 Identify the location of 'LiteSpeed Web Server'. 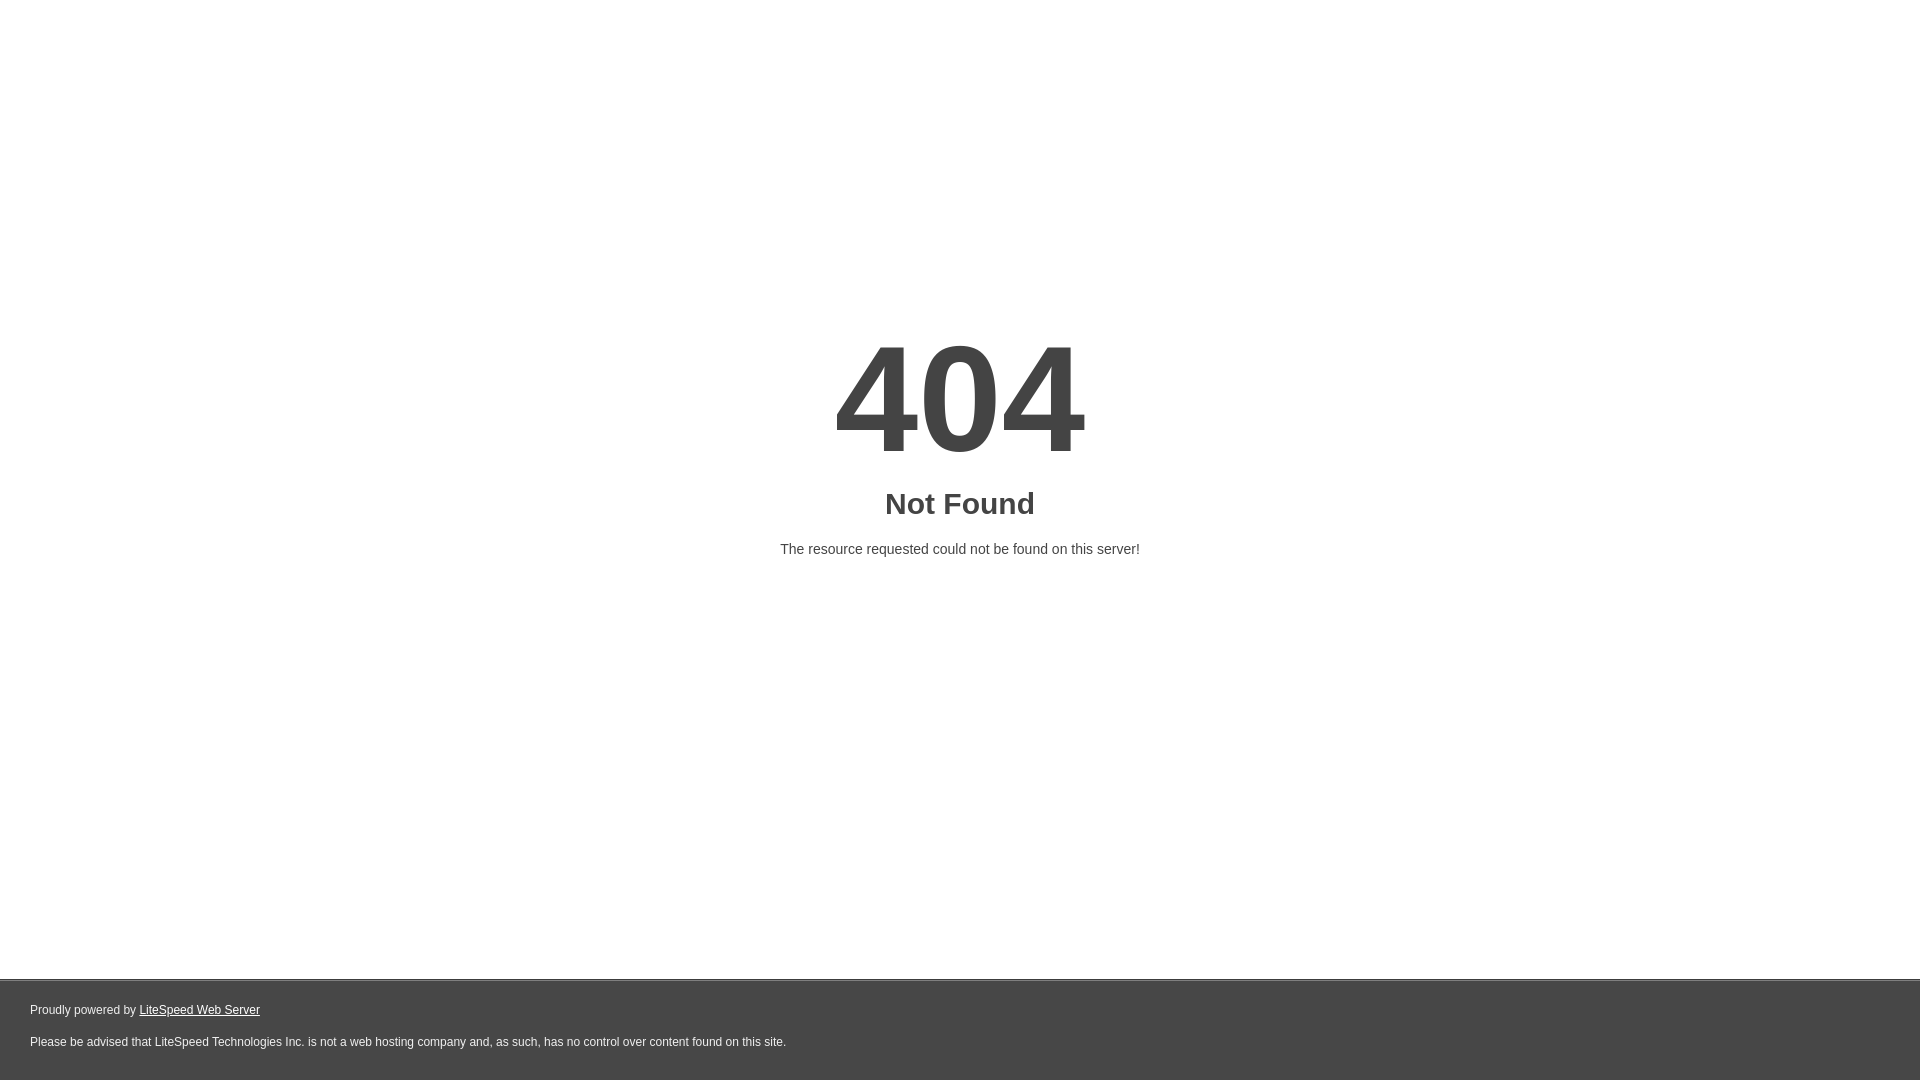
(199, 1010).